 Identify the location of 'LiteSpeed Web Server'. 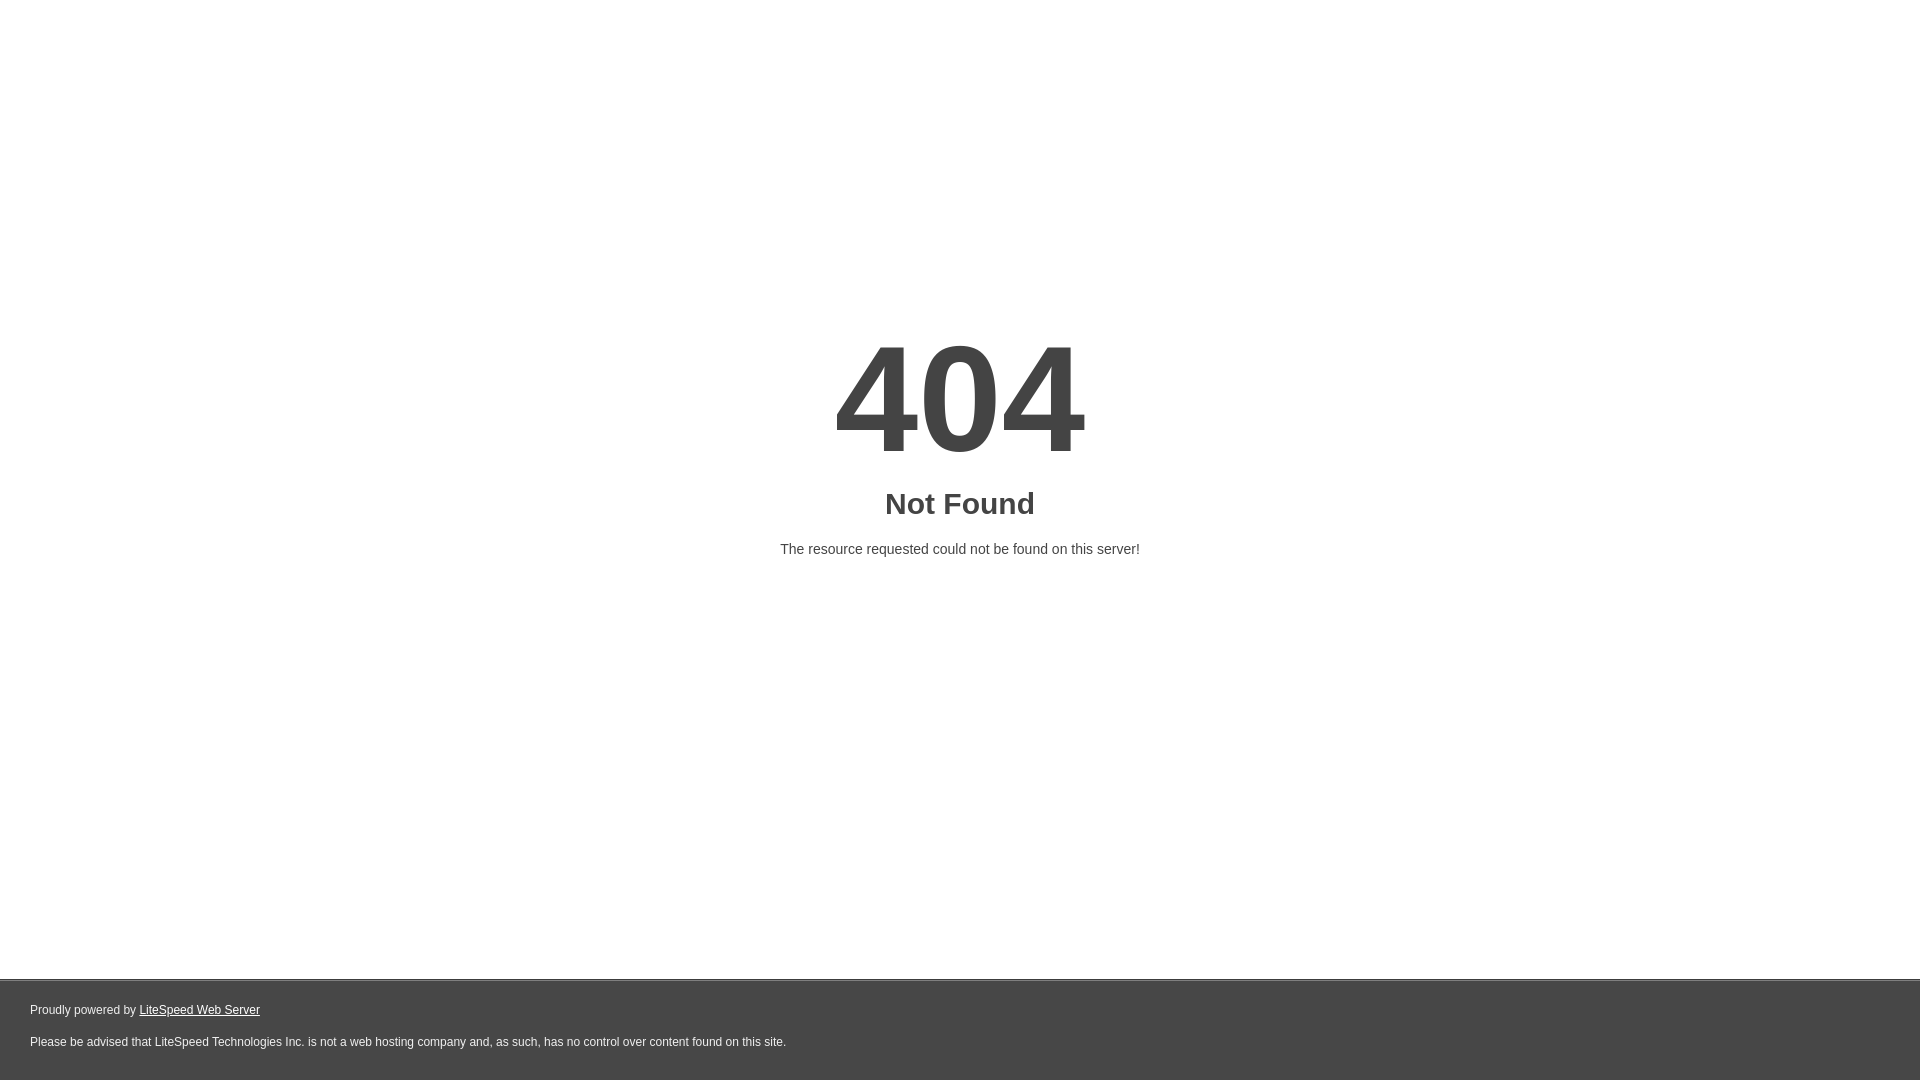
(199, 1010).